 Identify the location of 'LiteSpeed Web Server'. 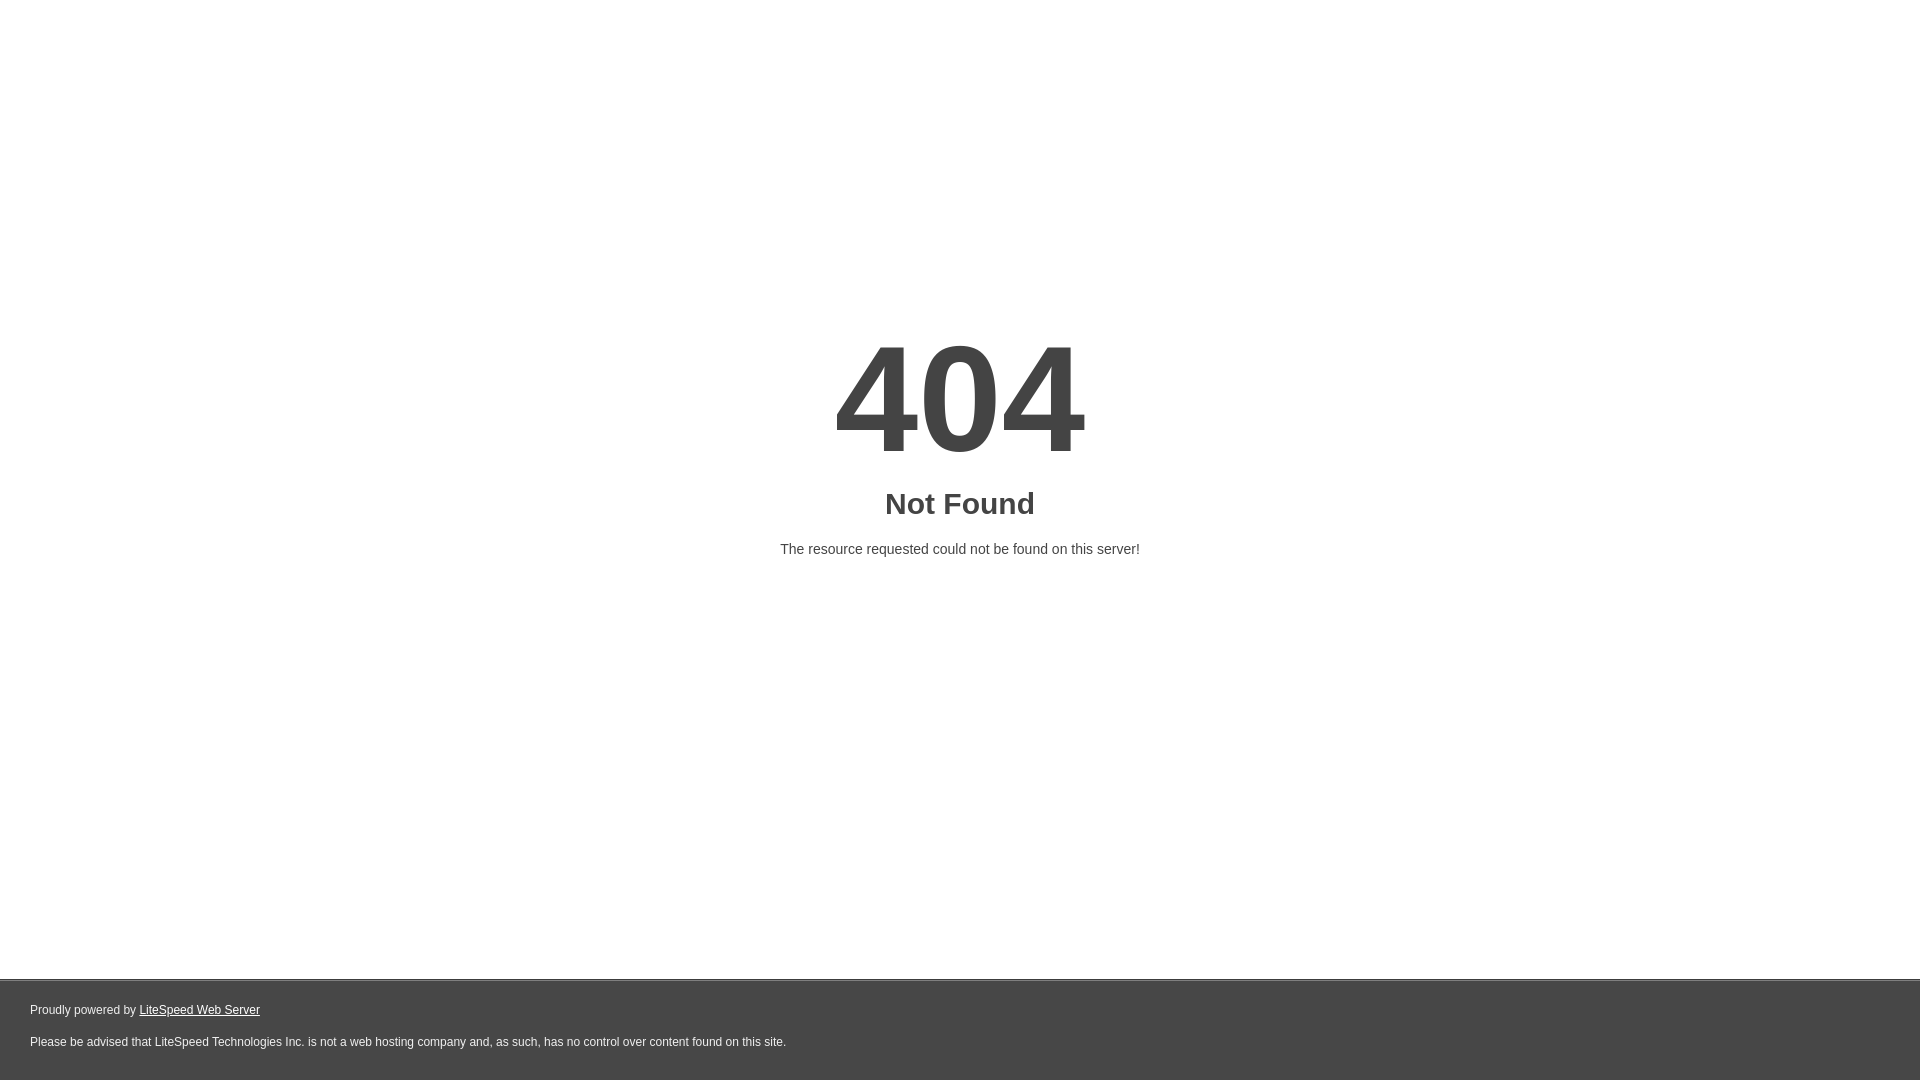
(199, 1010).